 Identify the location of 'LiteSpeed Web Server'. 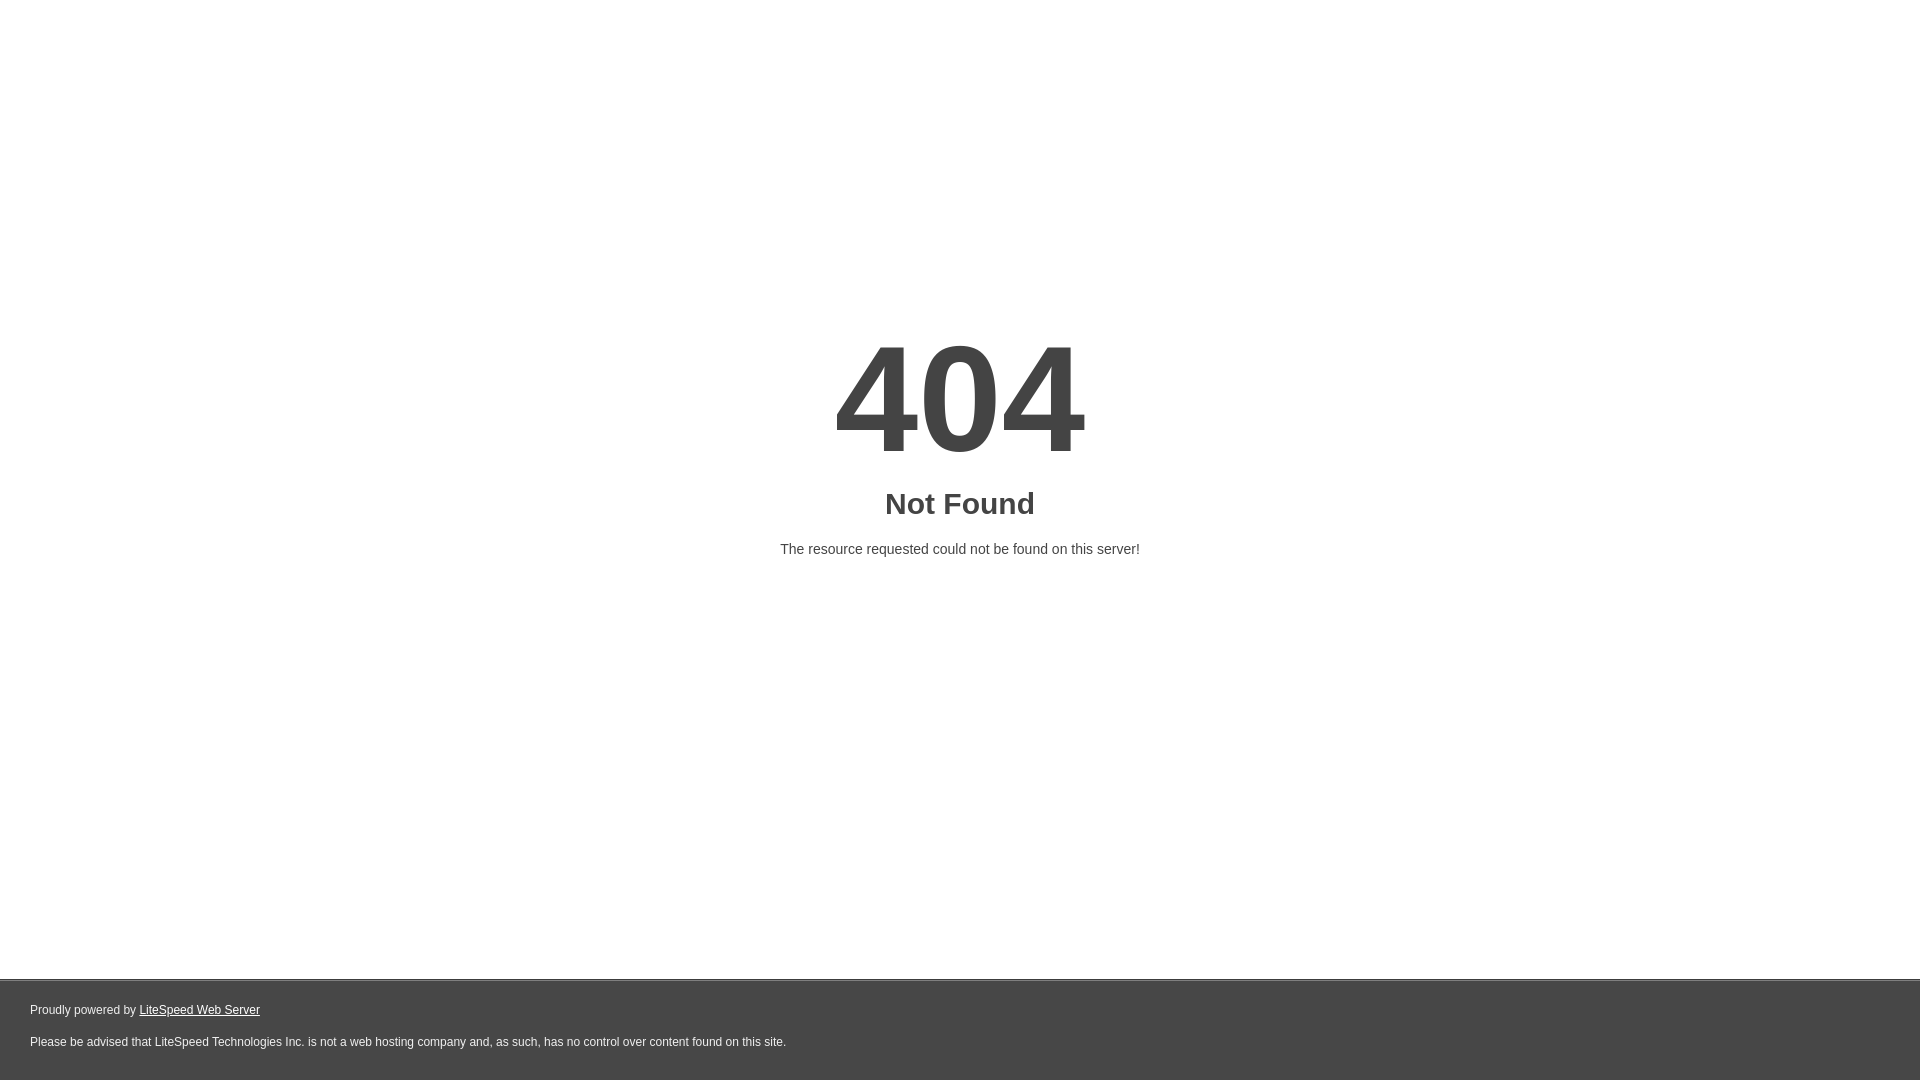
(199, 1010).